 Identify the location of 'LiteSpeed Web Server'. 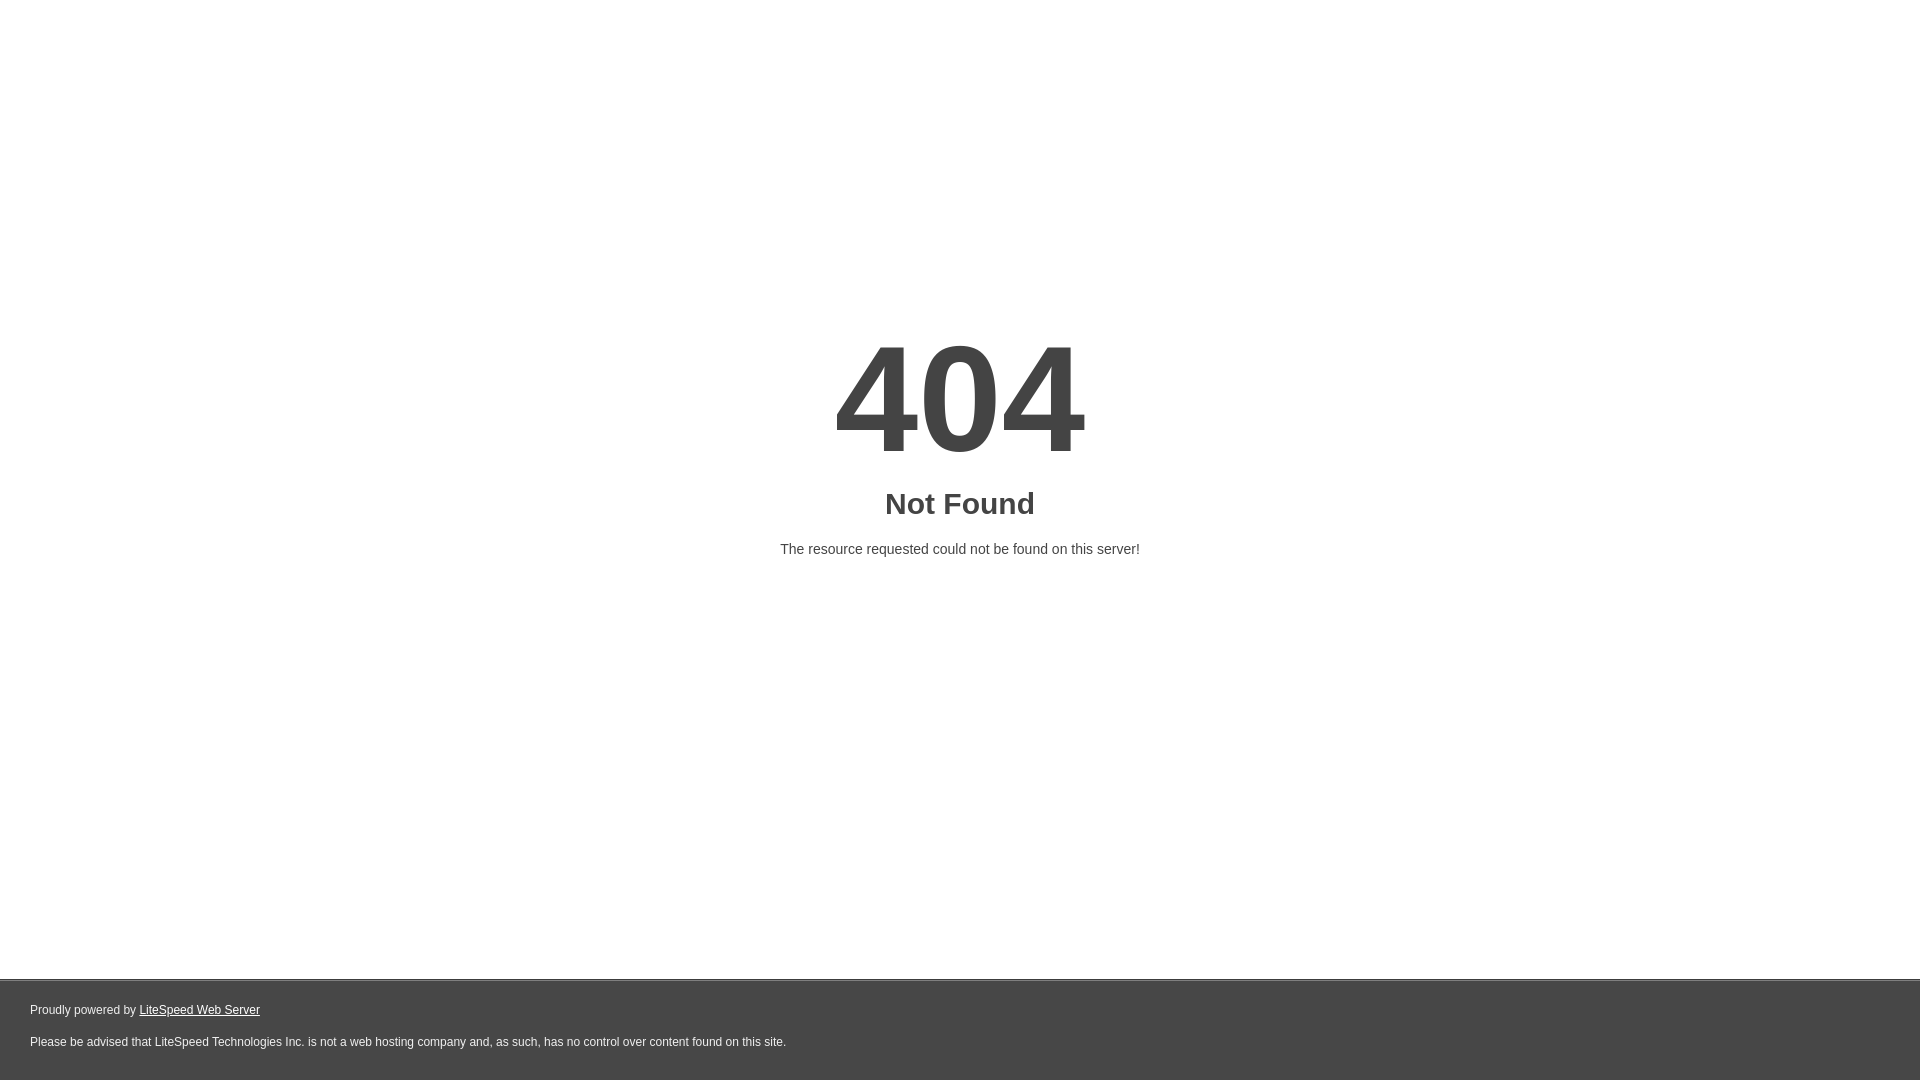
(199, 1010).